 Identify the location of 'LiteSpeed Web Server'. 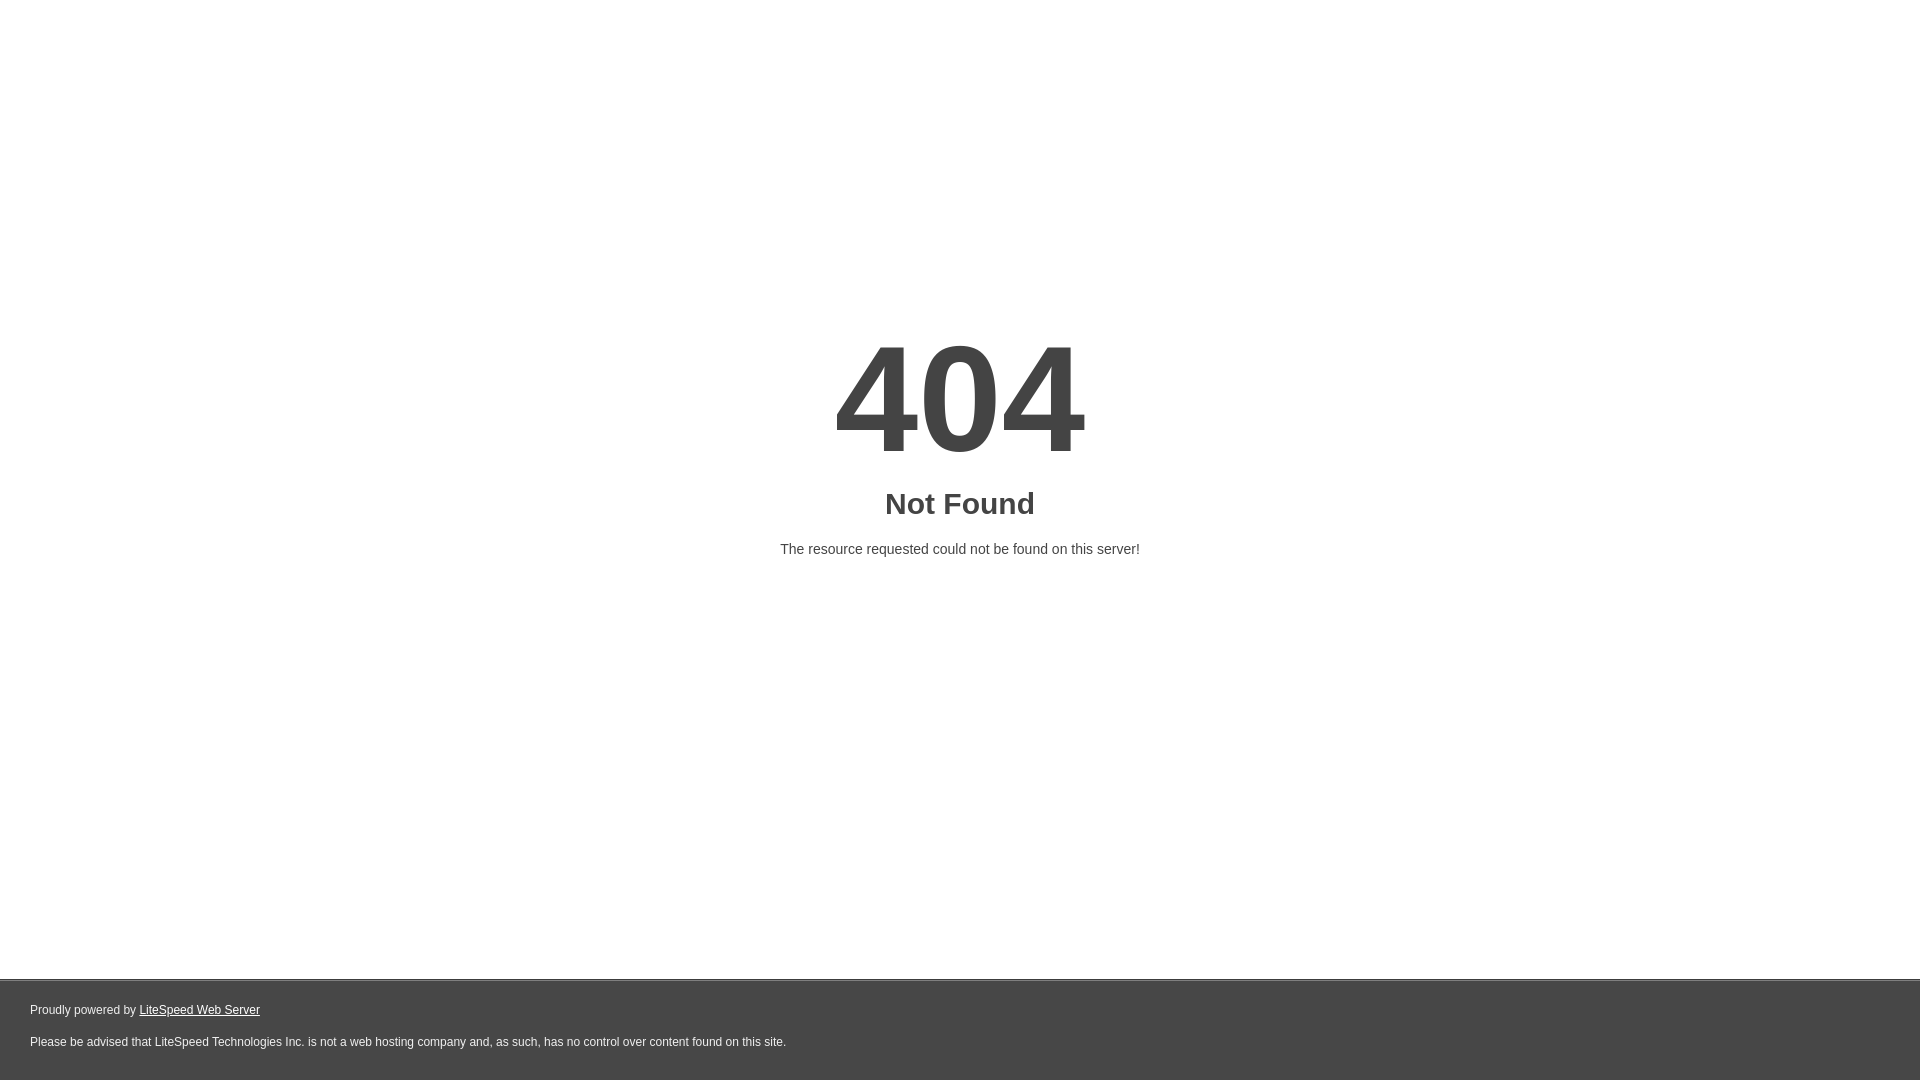
(199, 1010).